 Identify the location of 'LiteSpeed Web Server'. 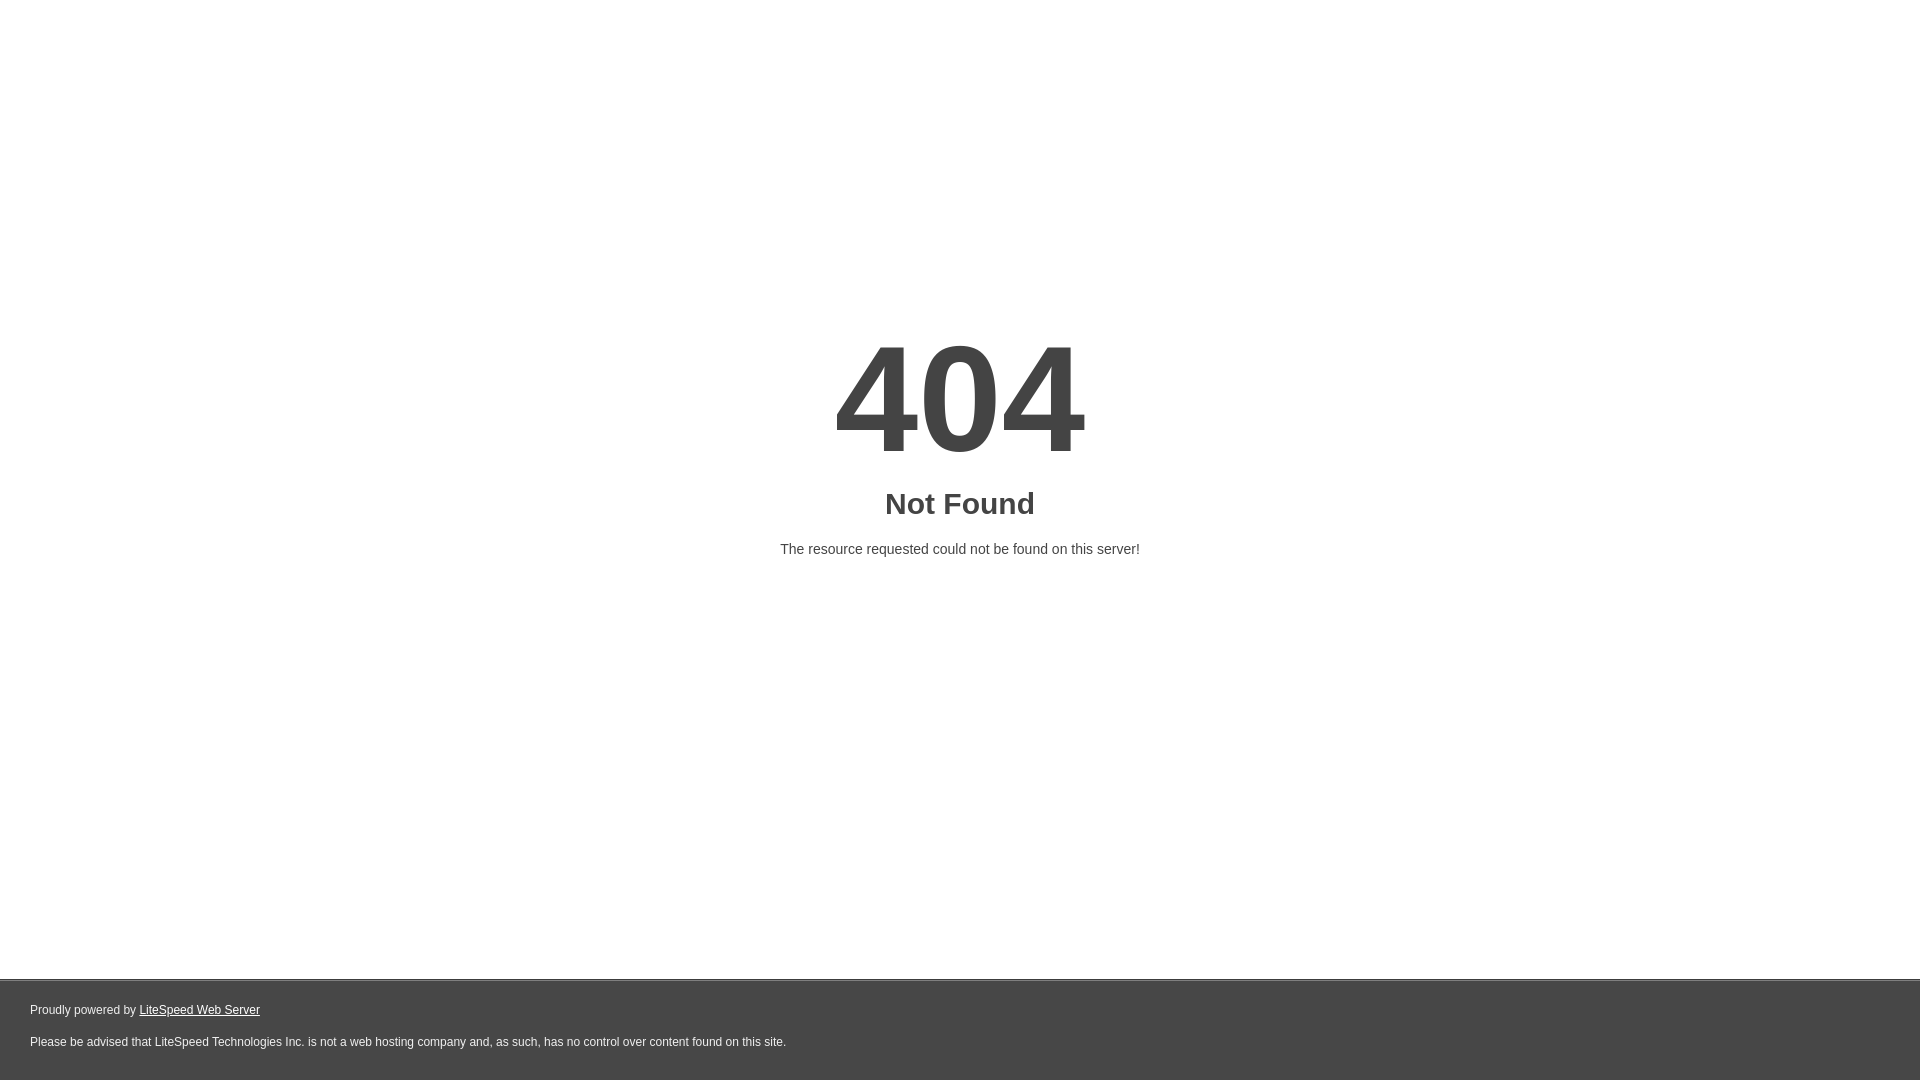
(199, 1010).